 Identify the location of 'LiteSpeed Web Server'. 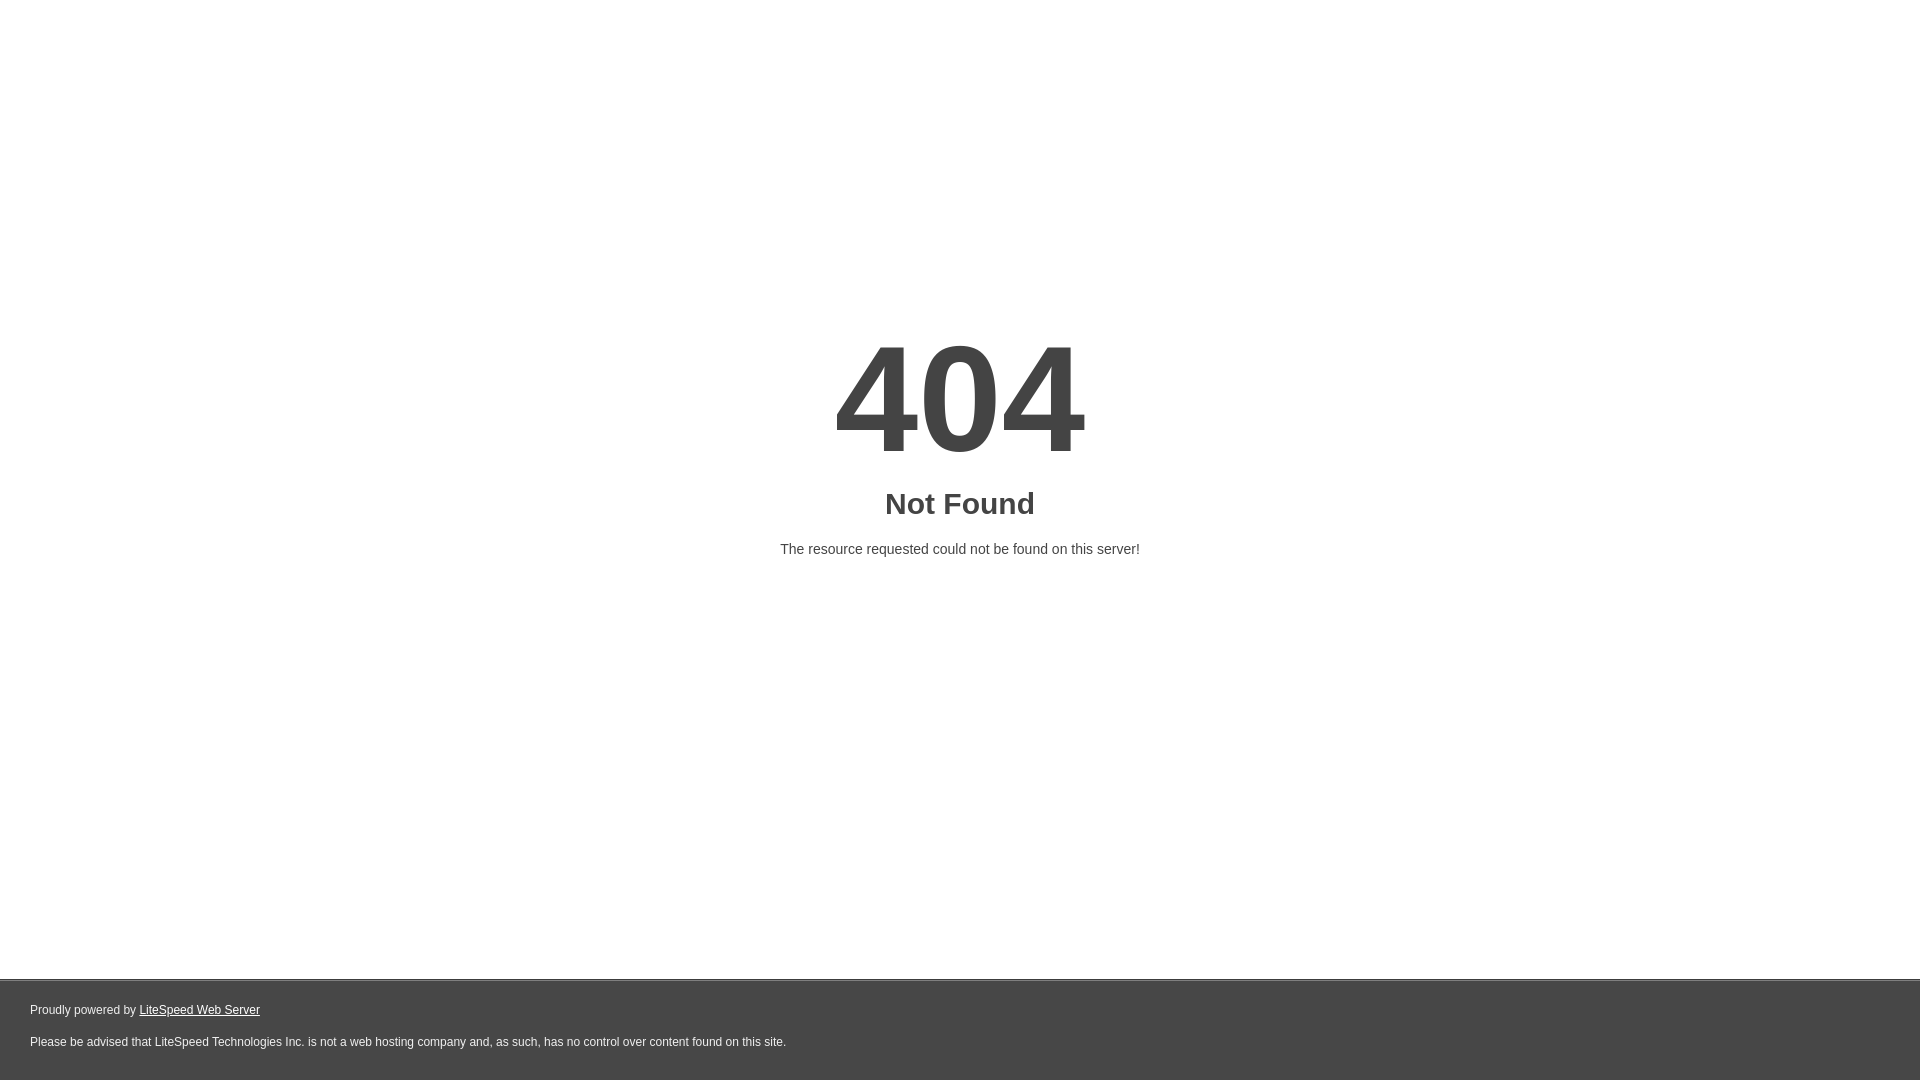
(199, 1010).